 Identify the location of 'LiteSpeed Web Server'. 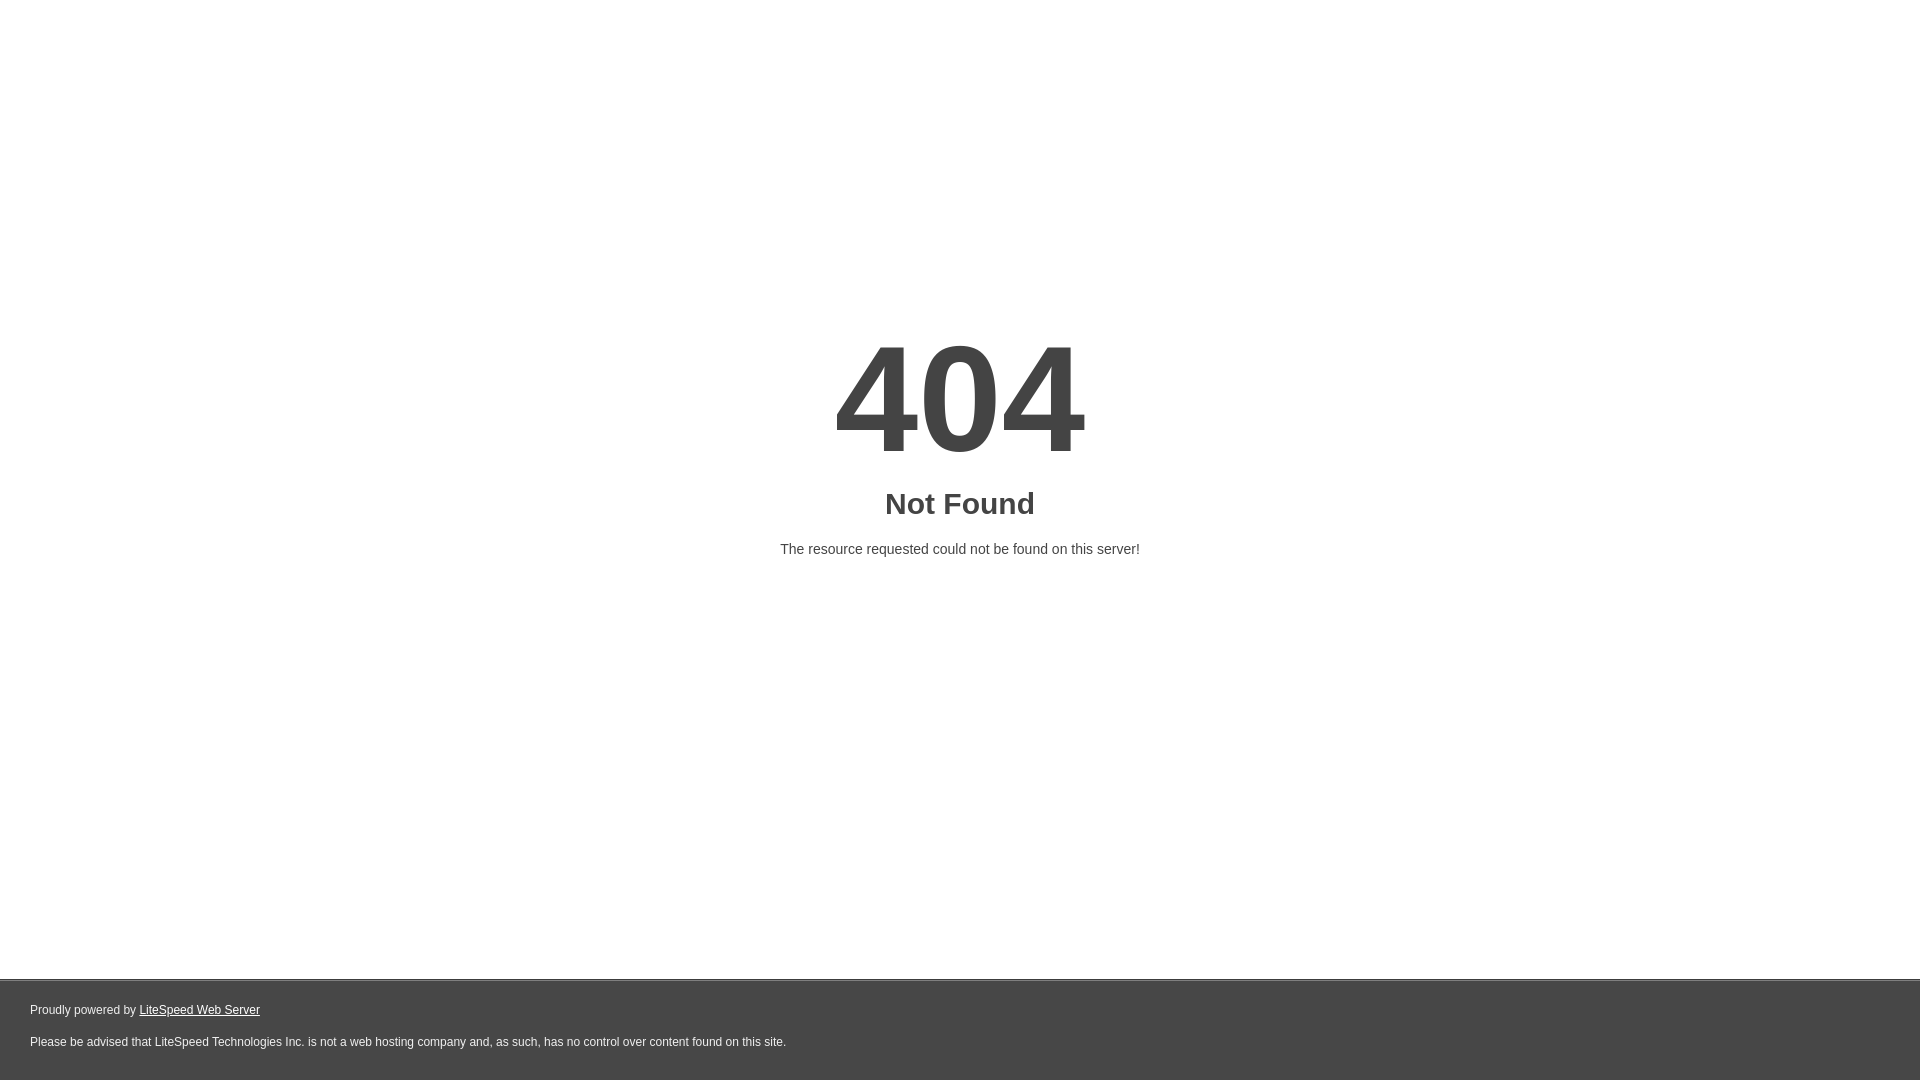
(199, 1010).